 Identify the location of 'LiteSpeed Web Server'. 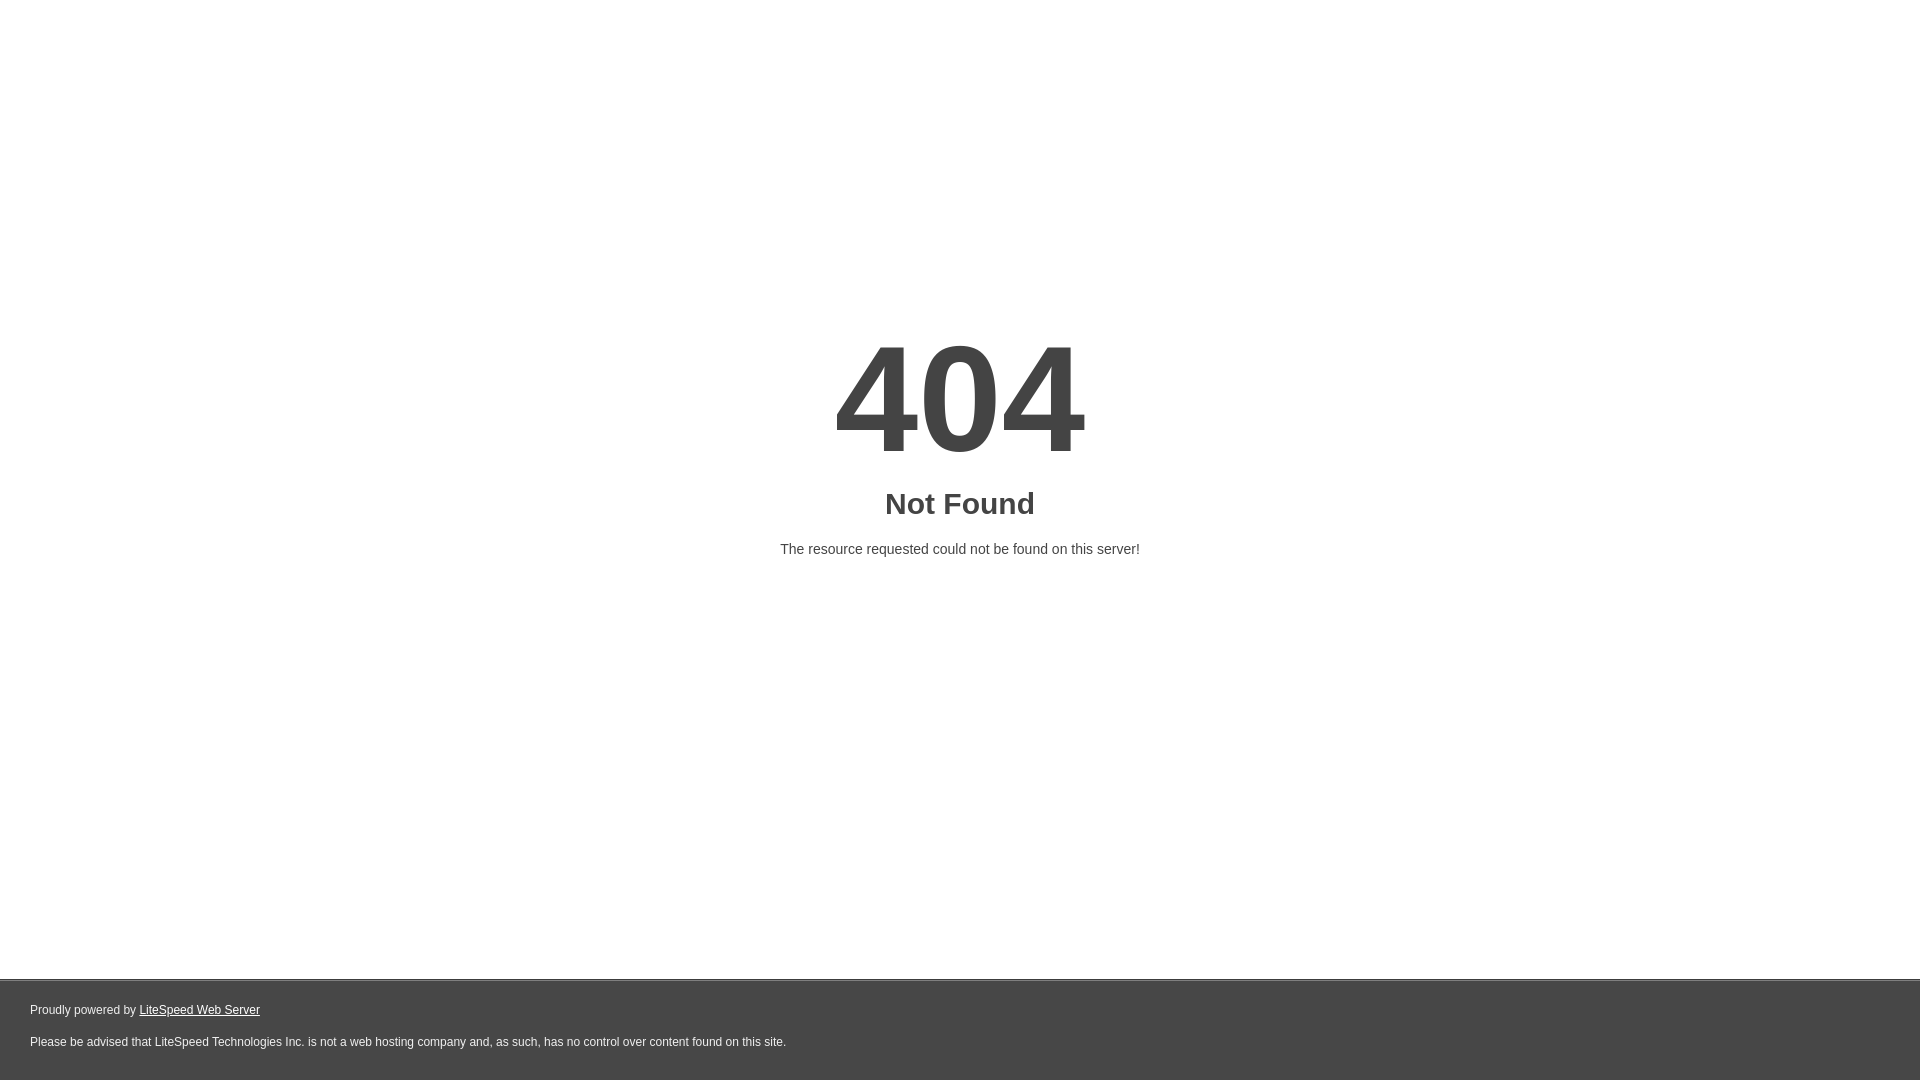
(199, 1010).